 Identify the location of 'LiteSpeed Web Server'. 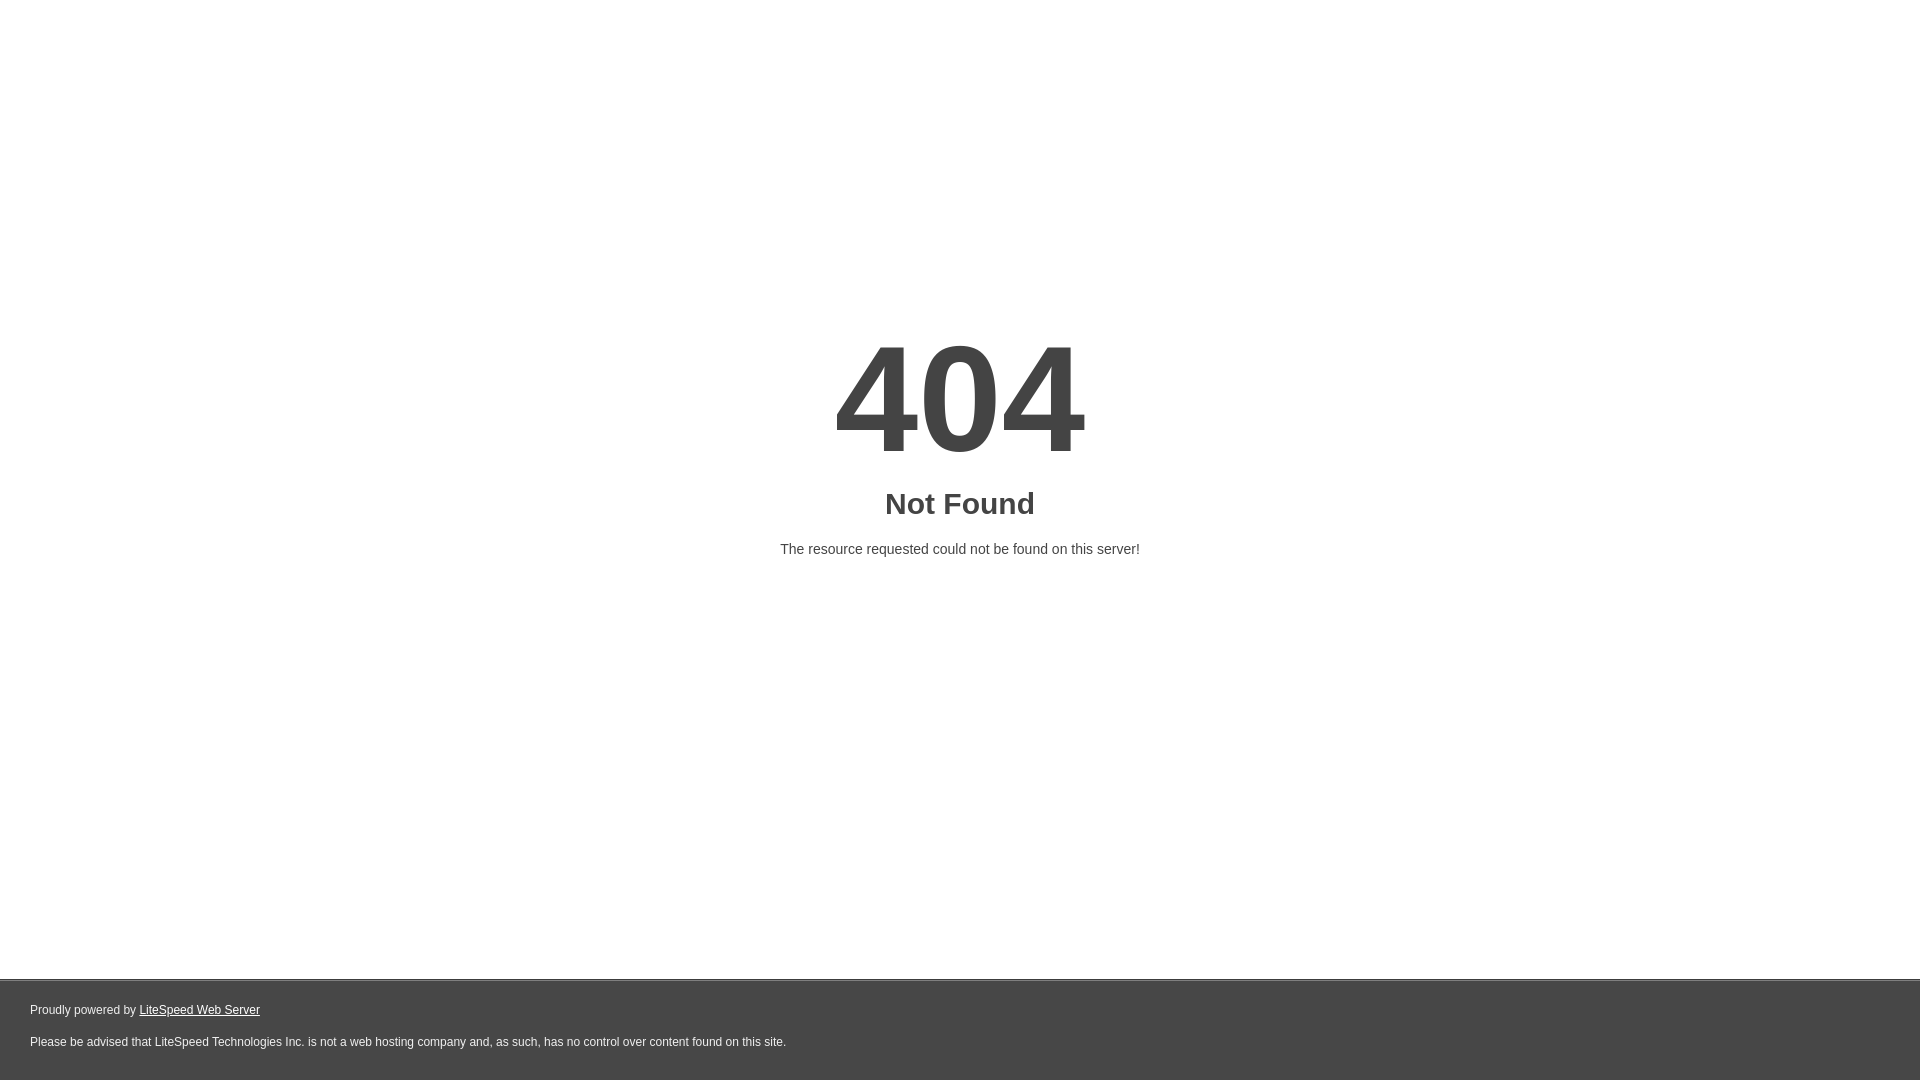
(199, 1010).